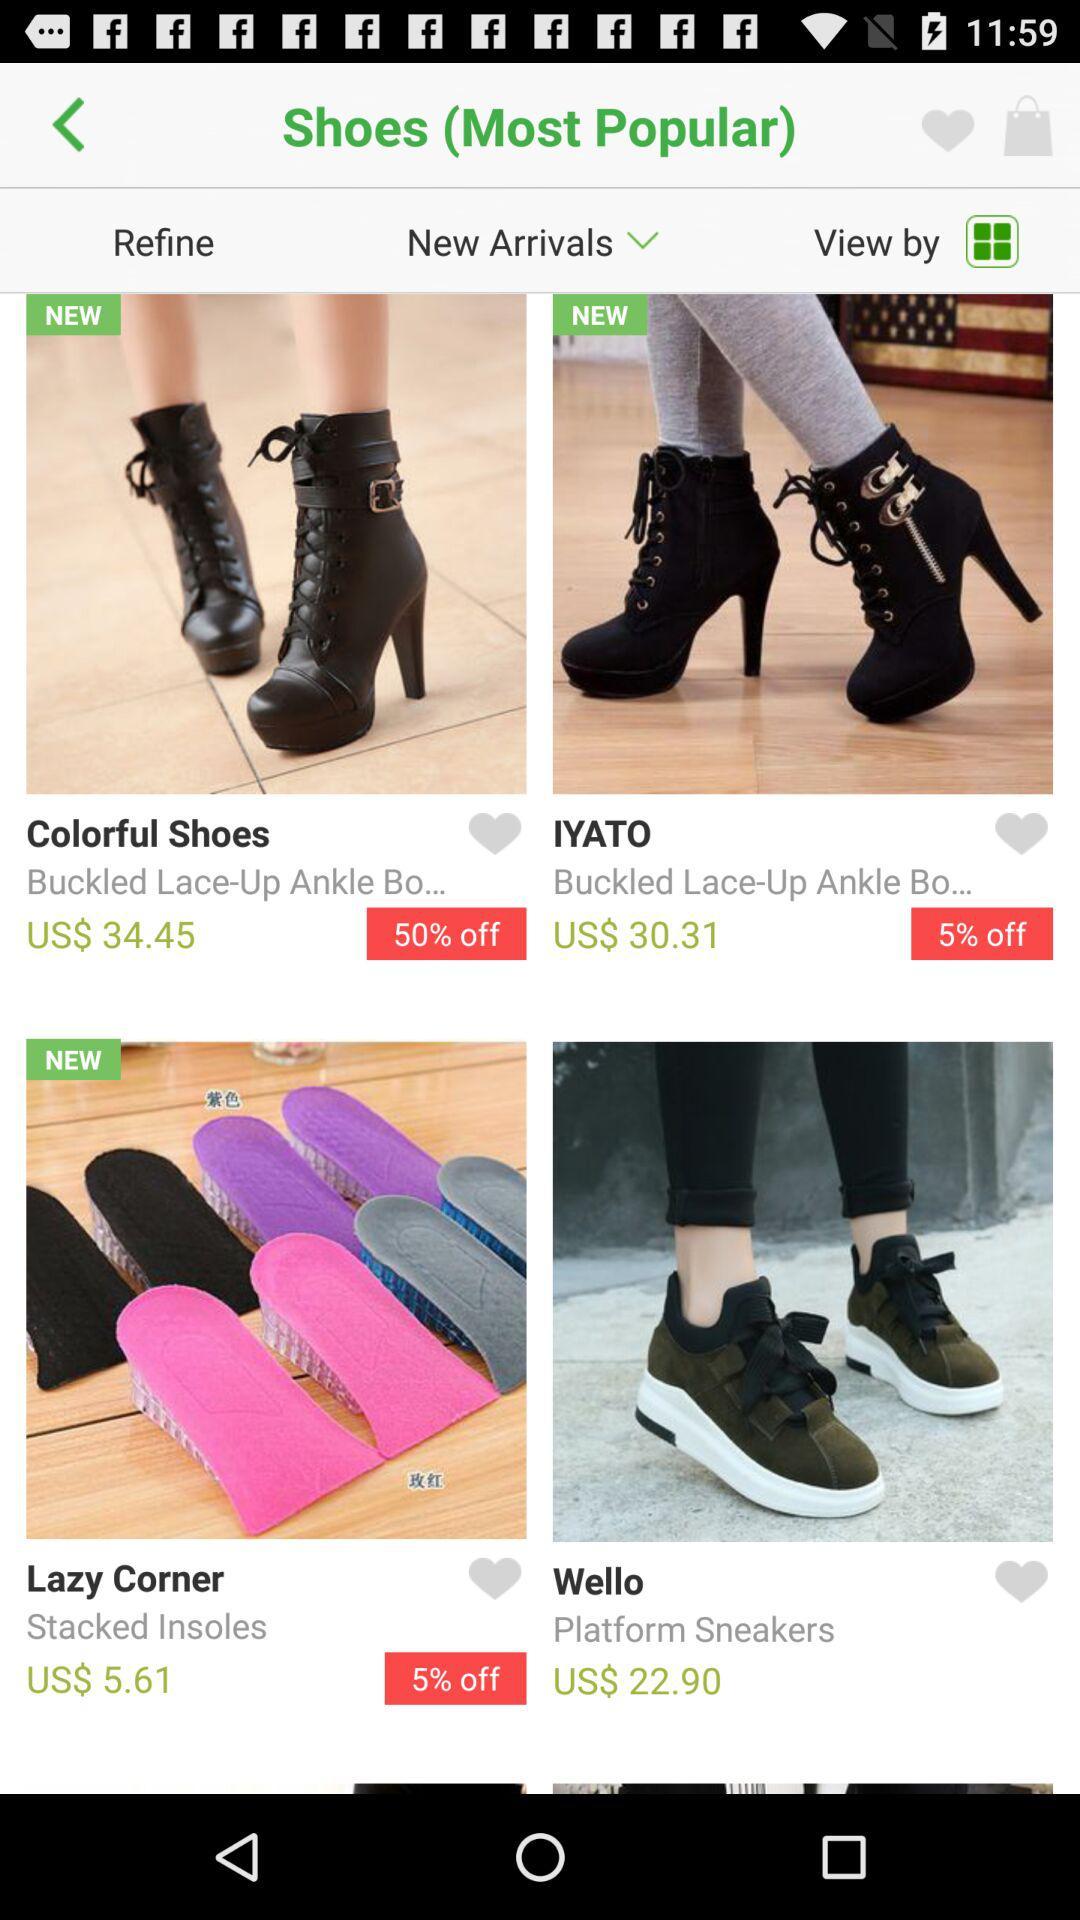 This screenshot has height=1920, width=1080. Describe the element at coordinates (73, 124) in the screenshot. I see `go back` at that location.